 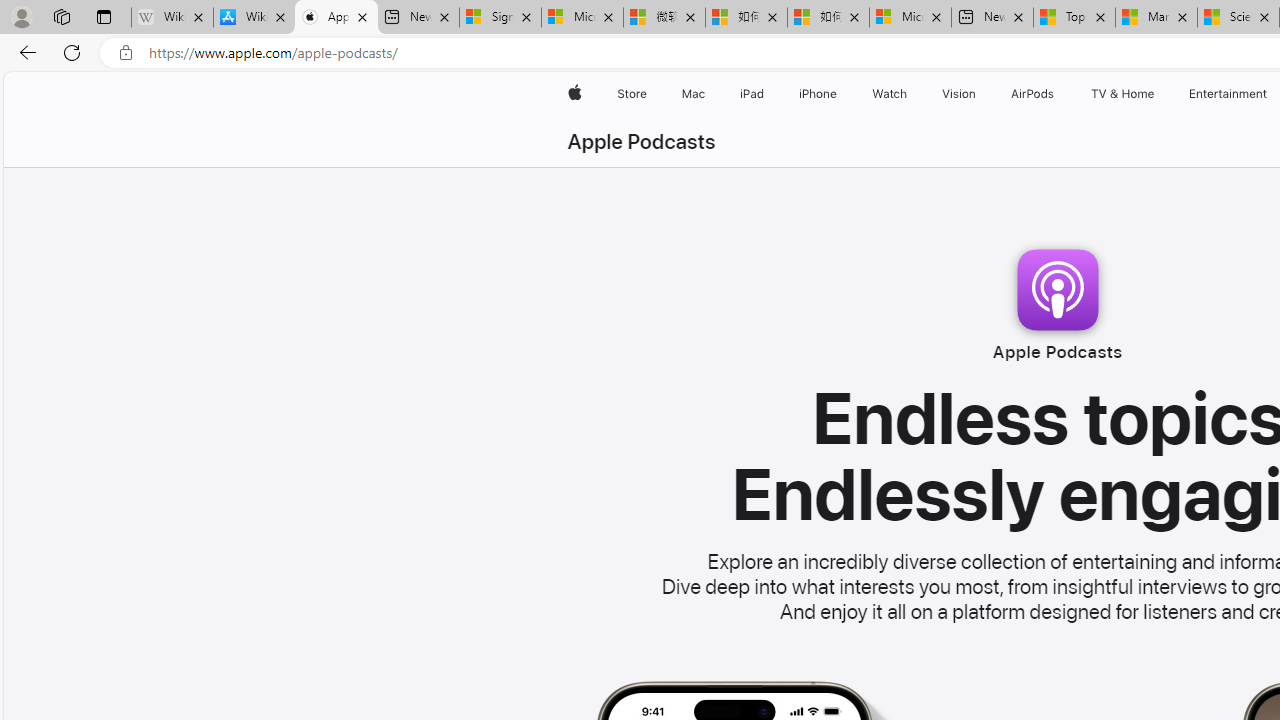 I want to click on 'Microsoft account | Account Checkup', so click(x=909, y=17).